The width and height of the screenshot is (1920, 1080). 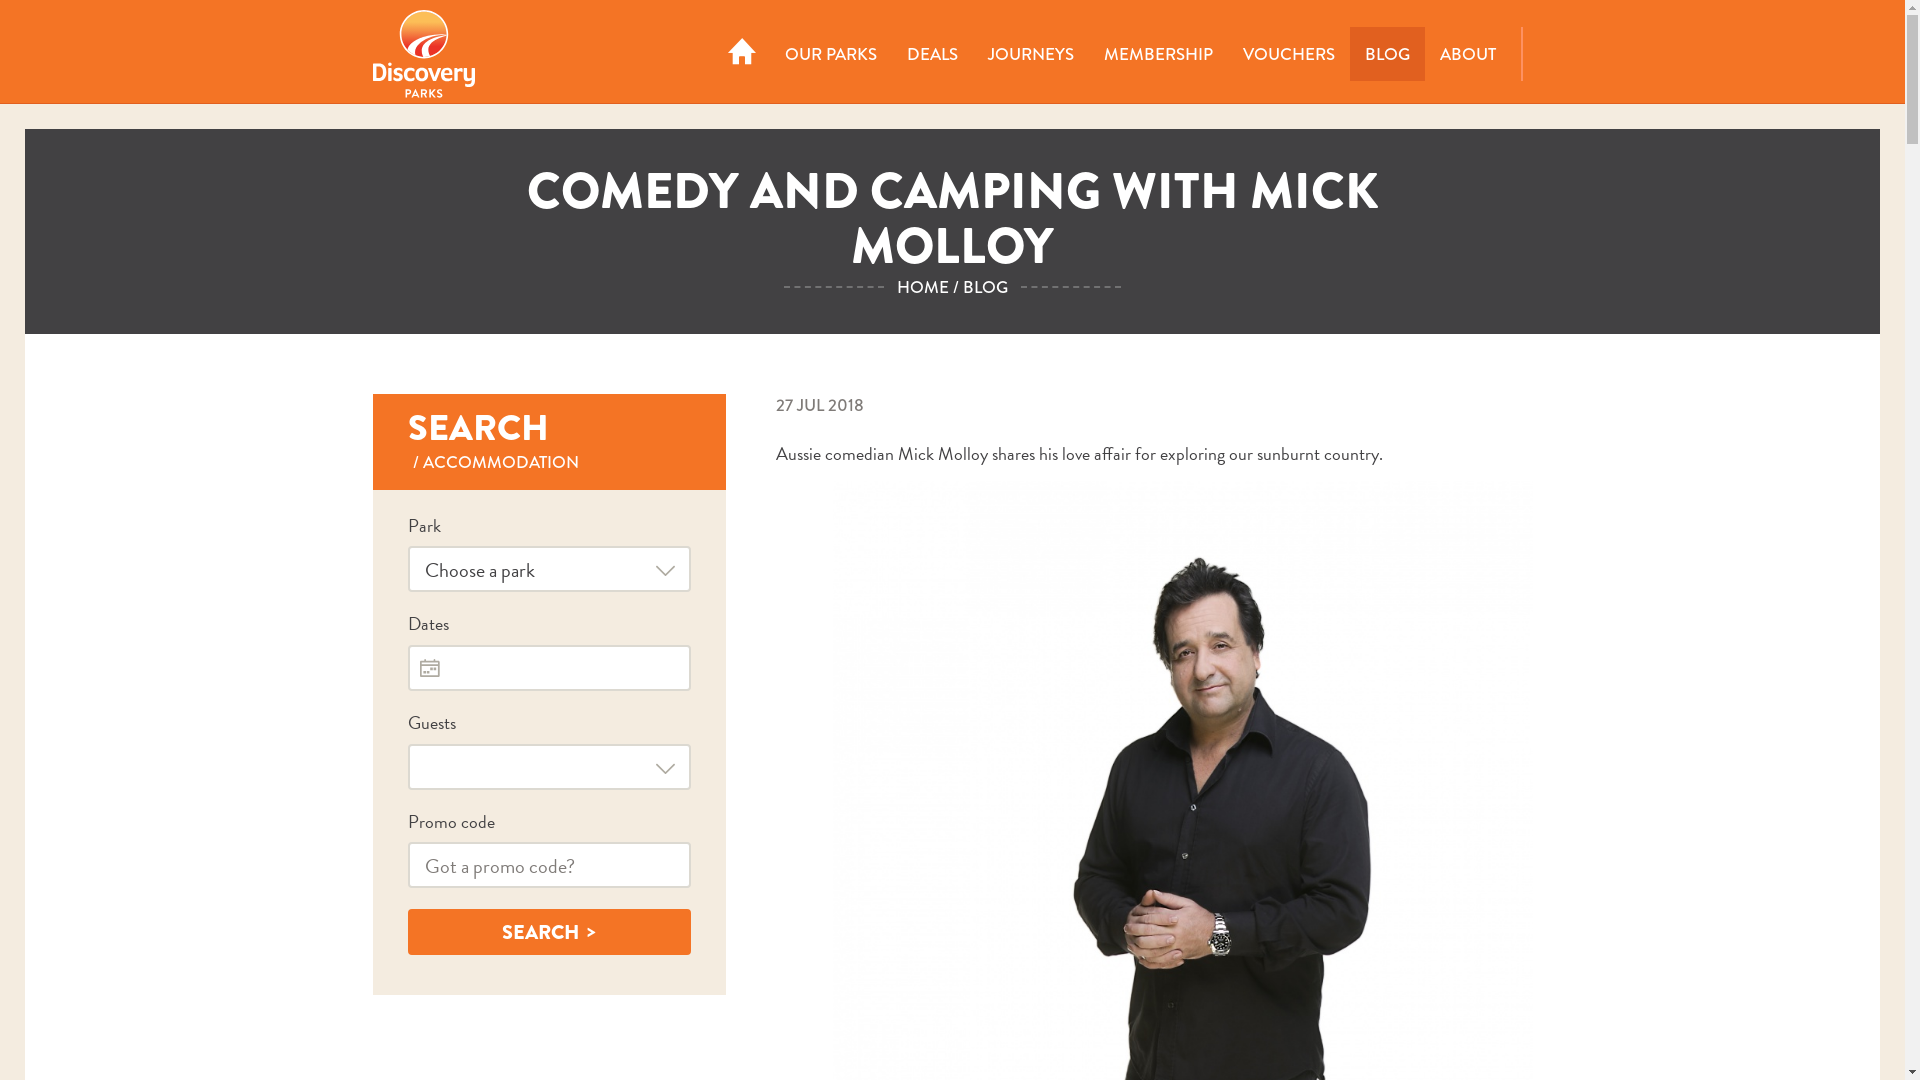 I want to click on 'JOURNEYS', so click(x=971, y=53).